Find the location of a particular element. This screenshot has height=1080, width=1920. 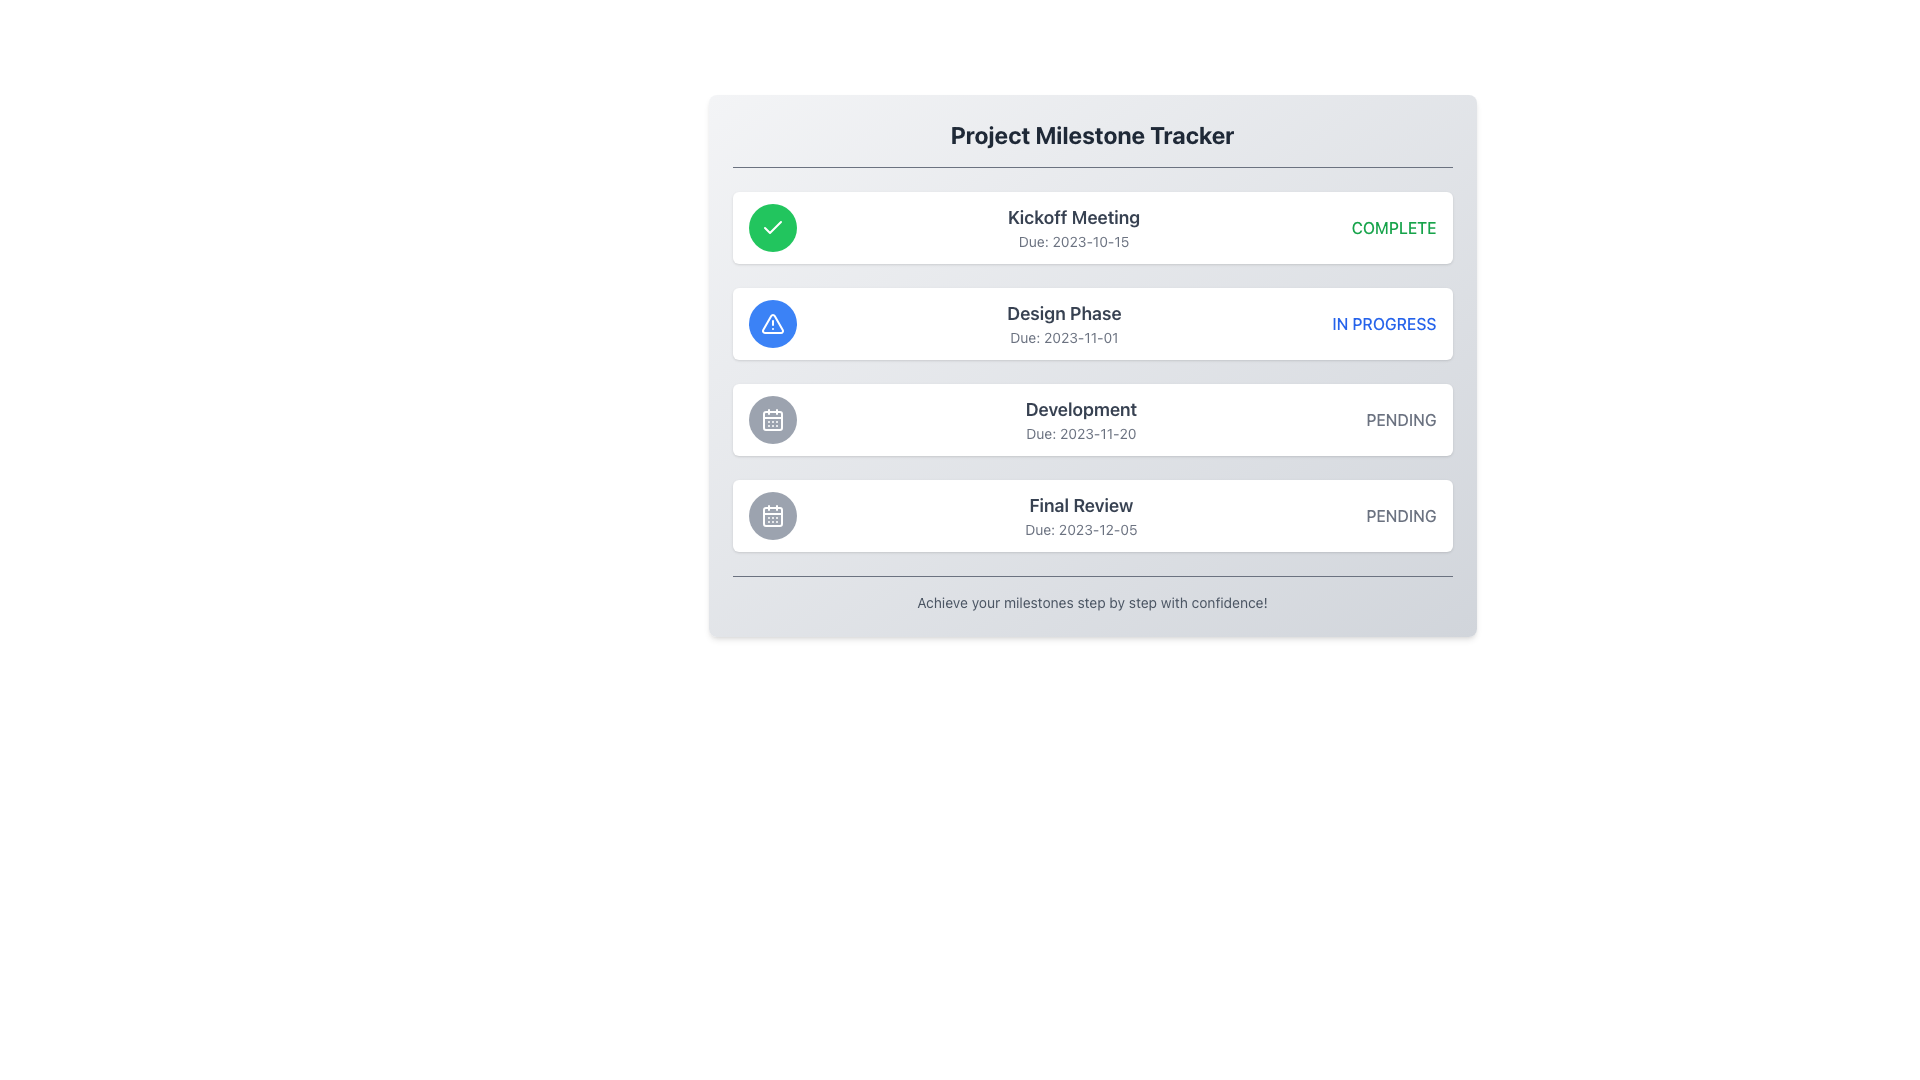

the calendar icon representing the 'Development' milestone with a due date of 2023-11-20, located in the Project Milestone Tracker interface is located at coordinates (771, 419).